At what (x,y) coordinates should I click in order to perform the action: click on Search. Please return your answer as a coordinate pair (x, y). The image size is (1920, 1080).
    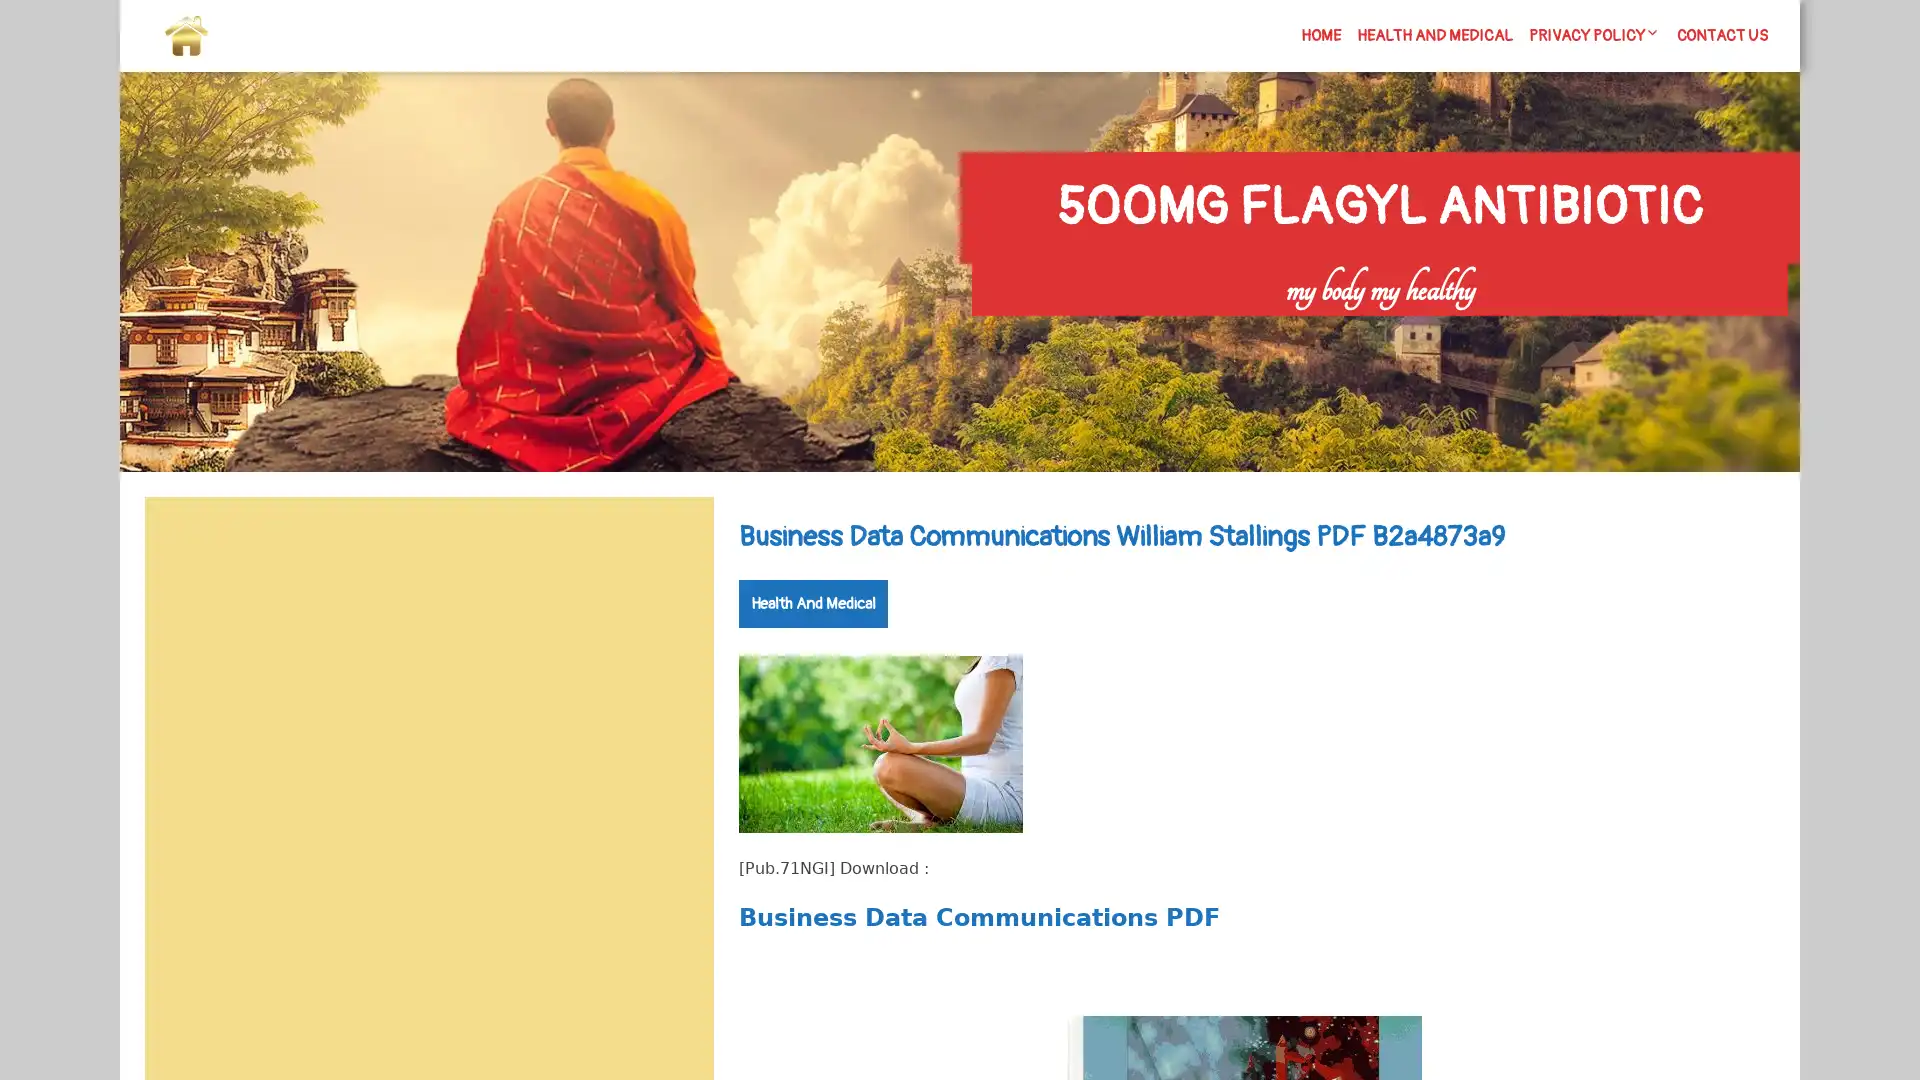
    Looking at the image, I should click on (1557, 327).